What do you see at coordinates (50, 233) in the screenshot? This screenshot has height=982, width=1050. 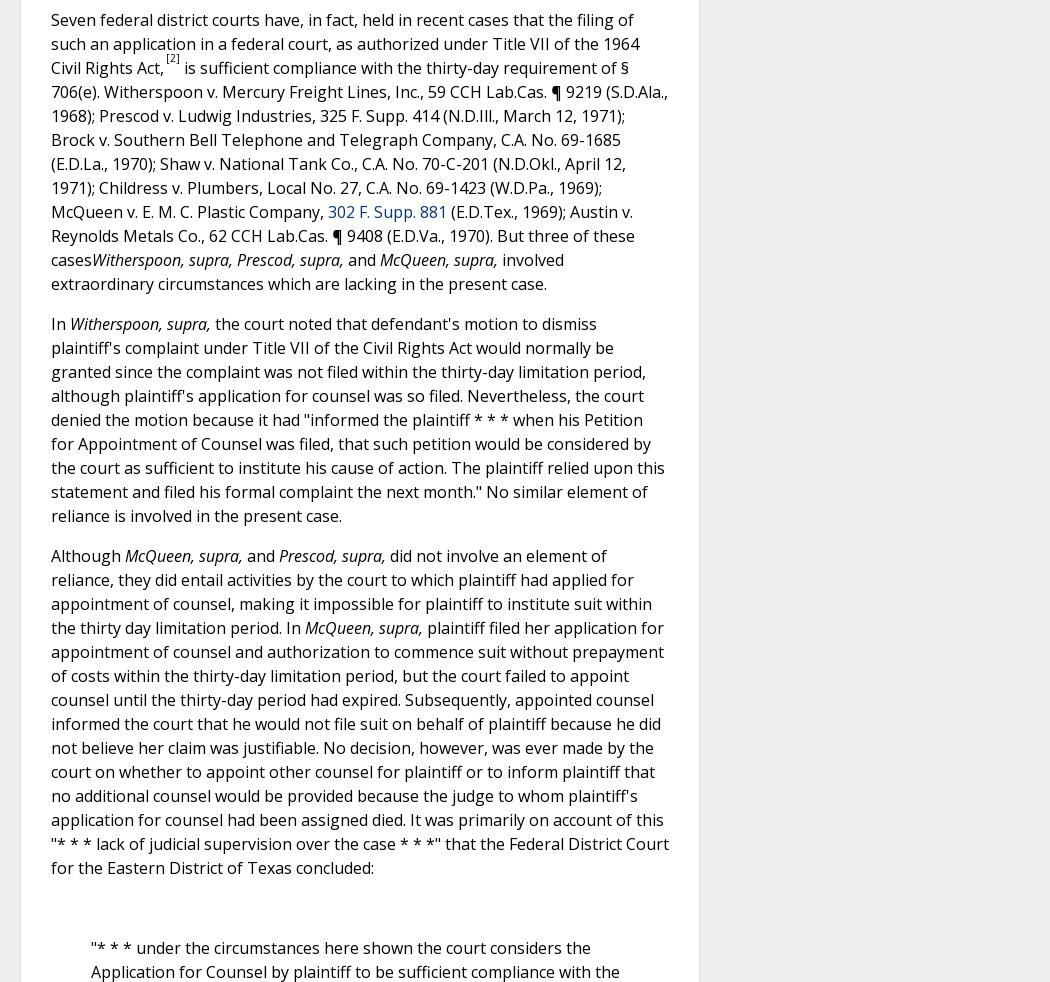 I see `'(E.D.Tex., 1969); Austin v. Reynolds Metals Co., 62 CCH Lab.Cas. ¶ 9408 (E.D.Va., 1970). But three of these cases'` at bounding box center [50, 233].